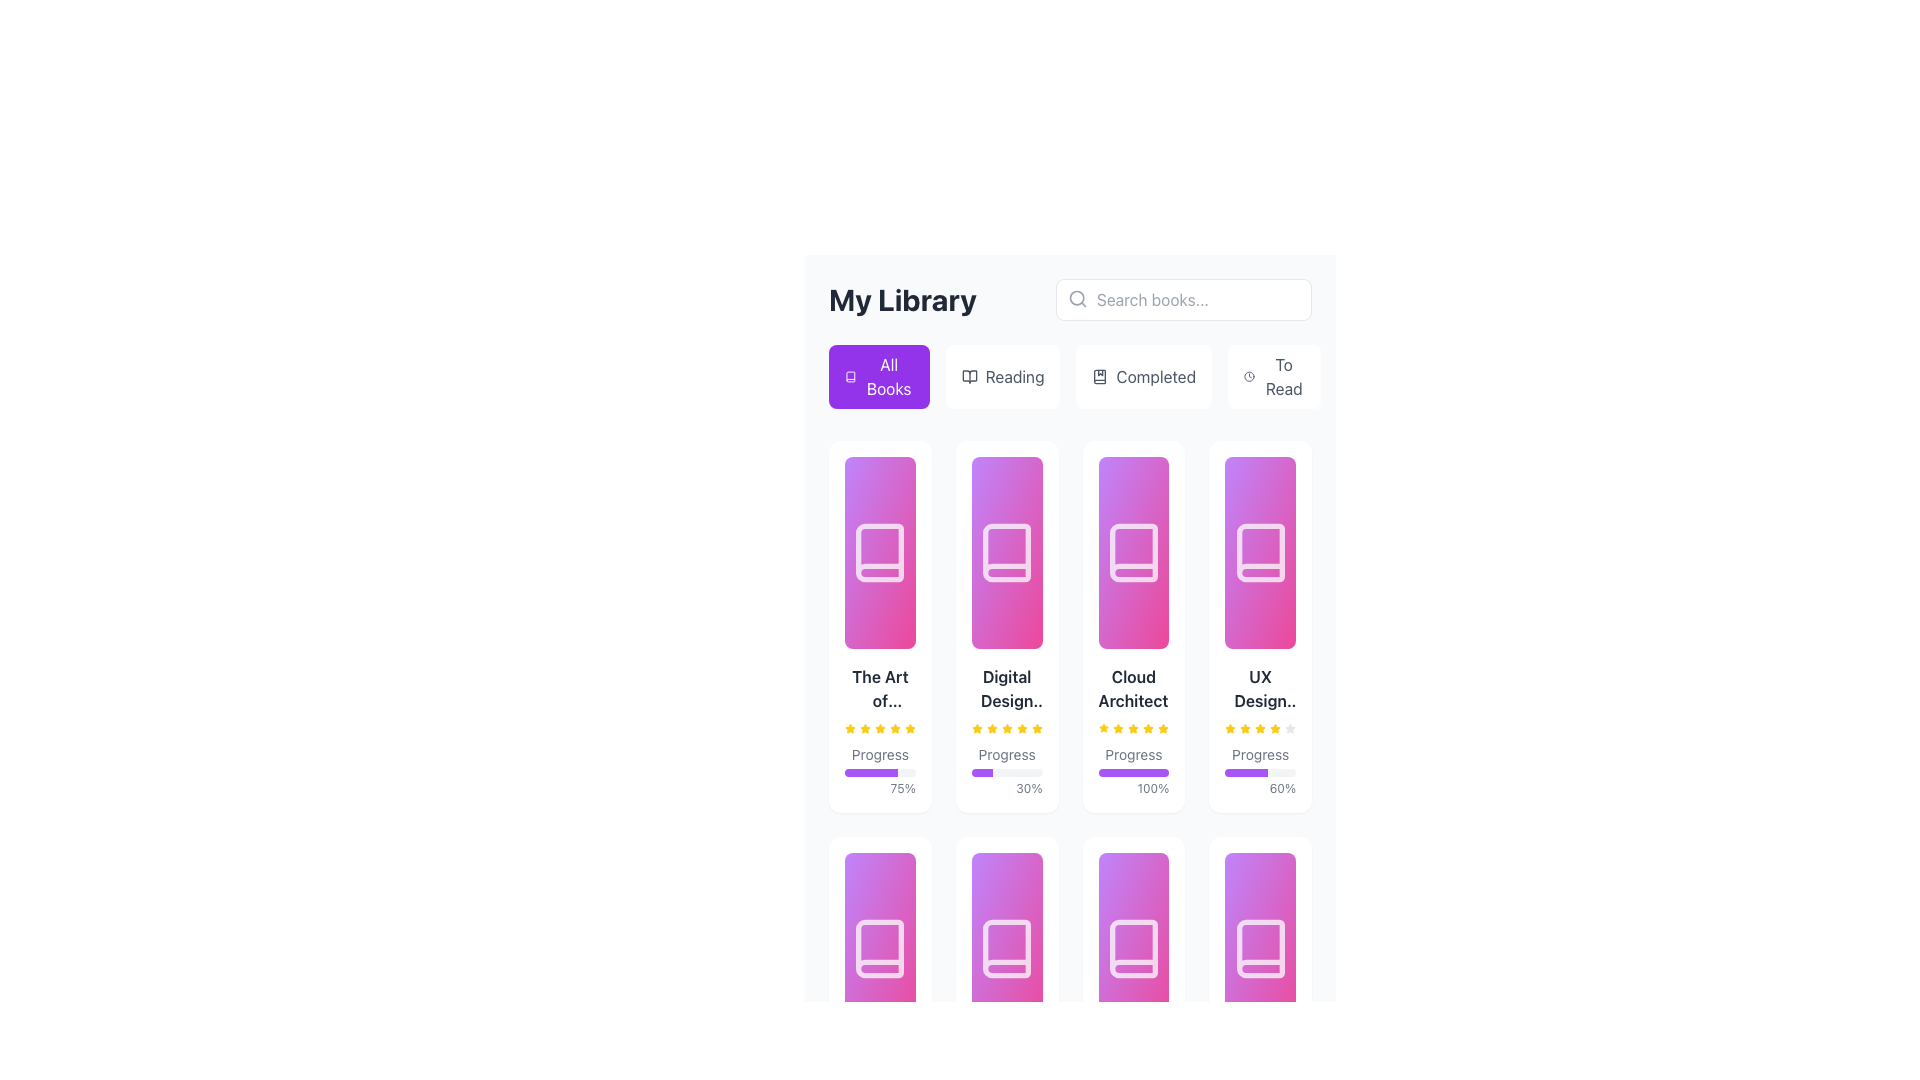 The width and height of the screenshot is (1920, 1080). Describe the element at coordinates (880, 947) in the screenshot. I see `the book icon with a minimalist outline design, located in the lower-left corner of the second row of book cards, which features a gradient background and a white stroke outline` at that location.